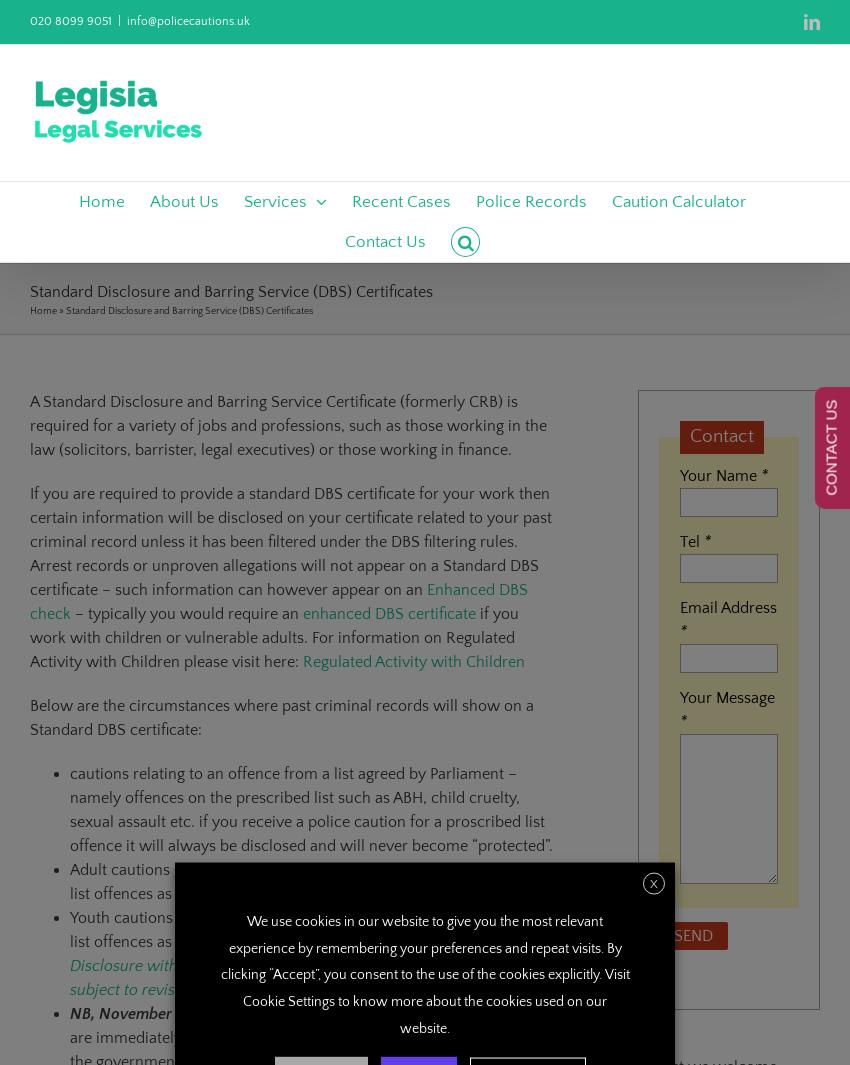  Describe the element at coordinates (186, 613) in the screenshot. I see `'– typically you would require an'` at that location.